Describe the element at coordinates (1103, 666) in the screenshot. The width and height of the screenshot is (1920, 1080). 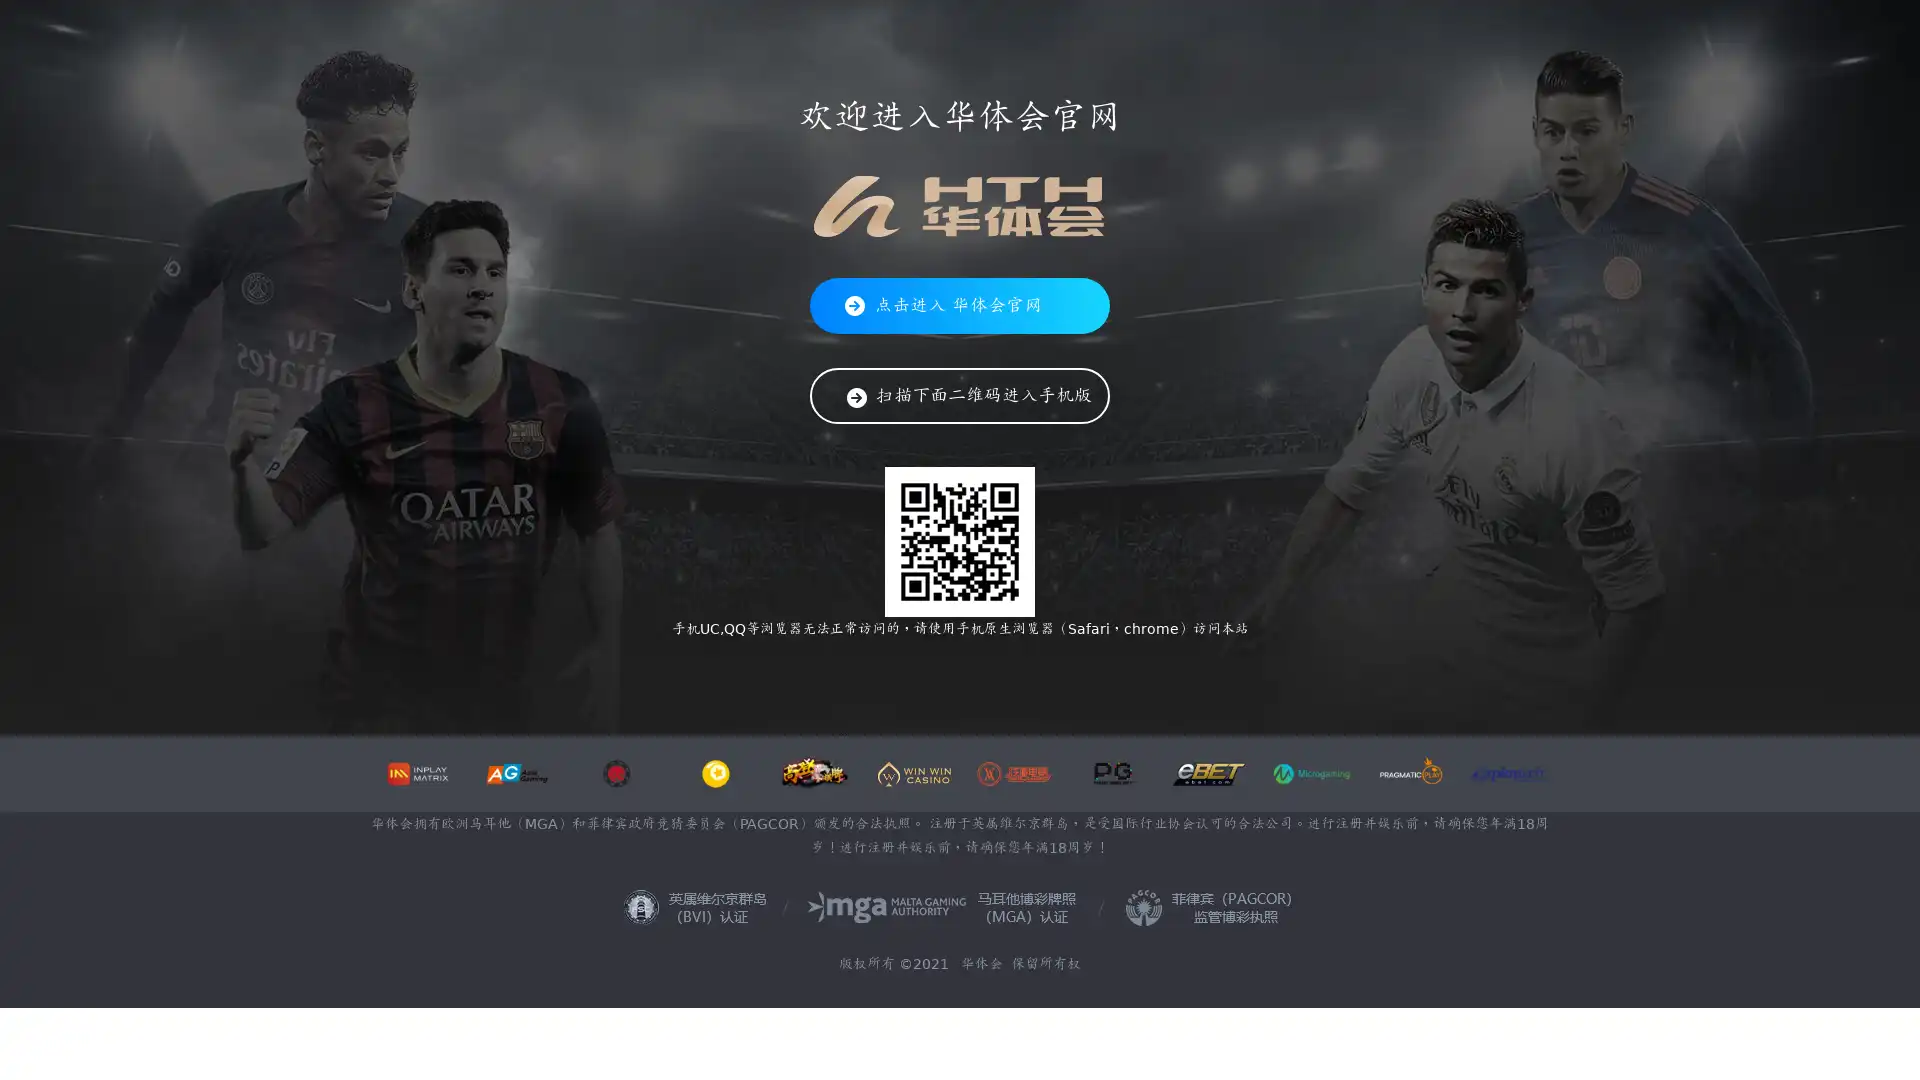
I see `15` at that location.